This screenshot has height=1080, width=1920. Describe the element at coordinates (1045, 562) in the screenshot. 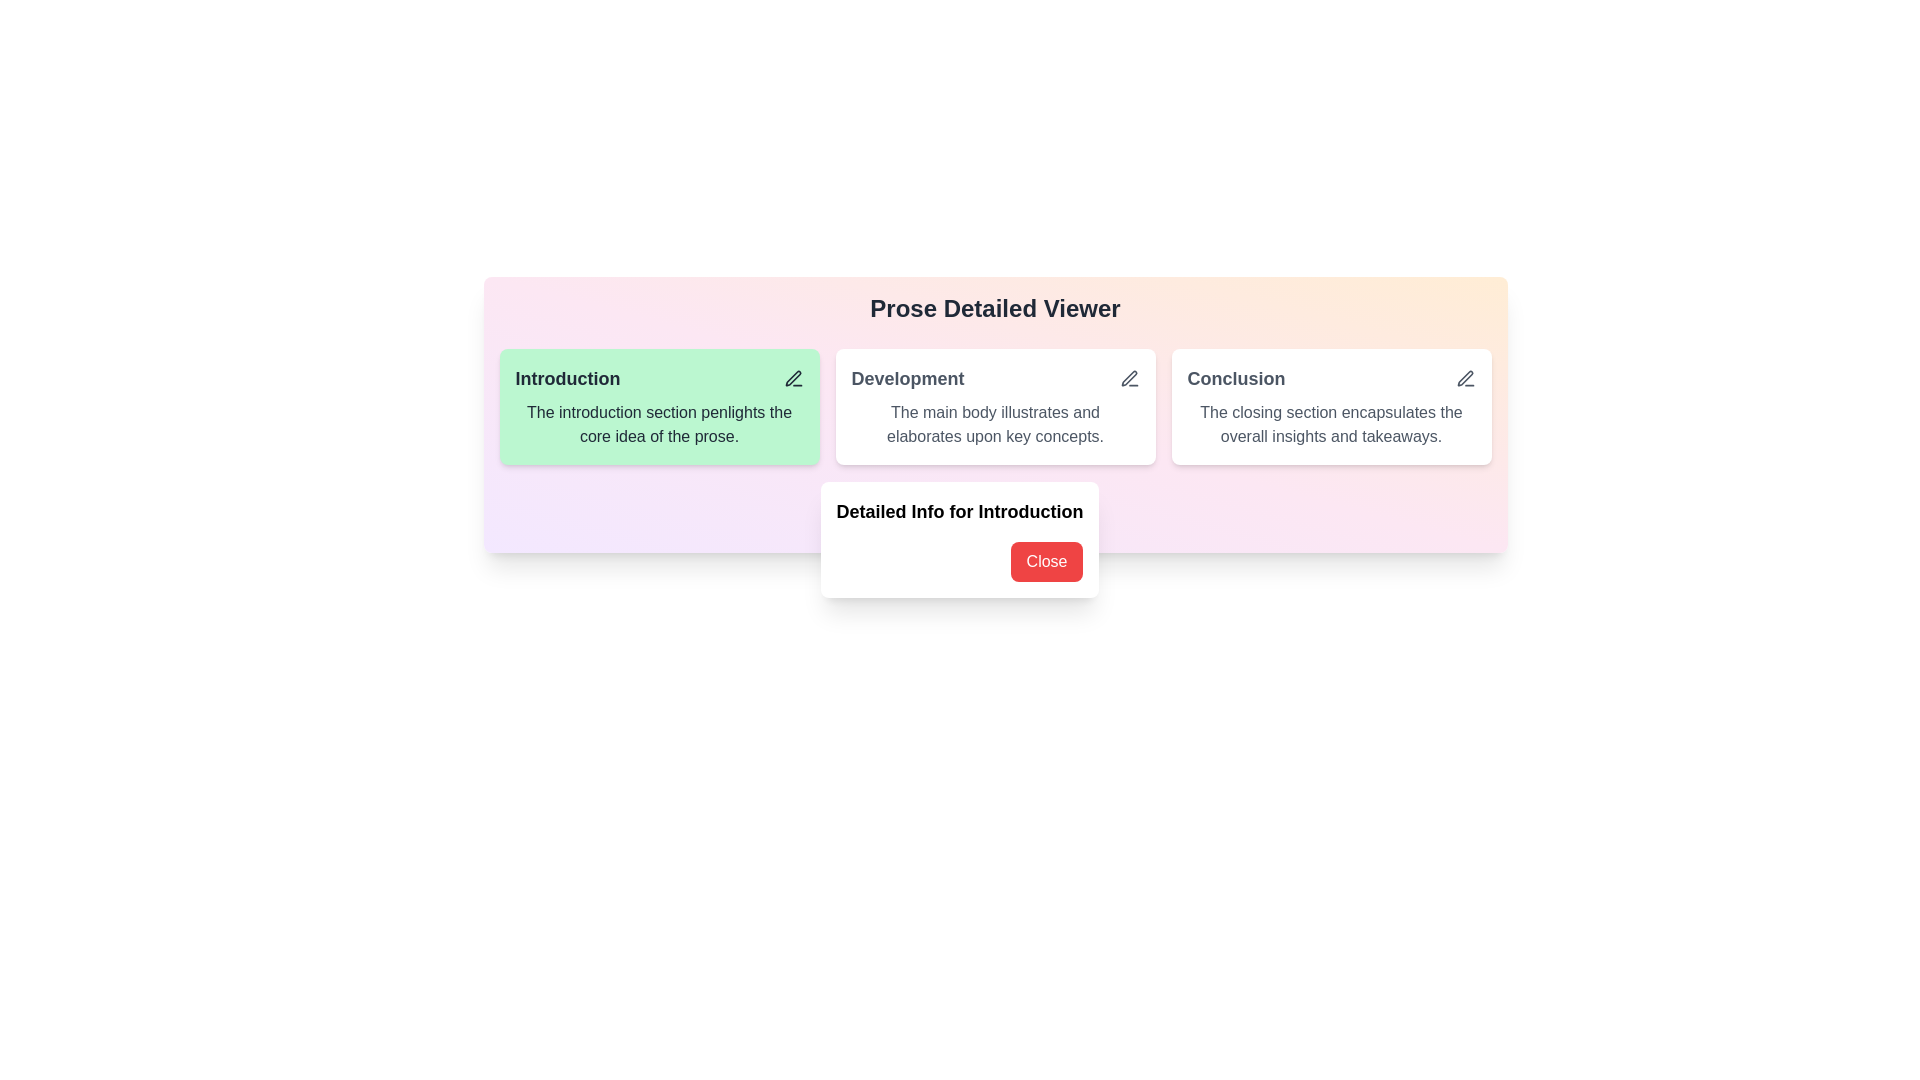

I see `the 'Close' button, which is a rectangular button with a red background and white text, located at the bottom-right corner of a white pop-up box displaying 'Detailed Info for Introduction'` at that location.